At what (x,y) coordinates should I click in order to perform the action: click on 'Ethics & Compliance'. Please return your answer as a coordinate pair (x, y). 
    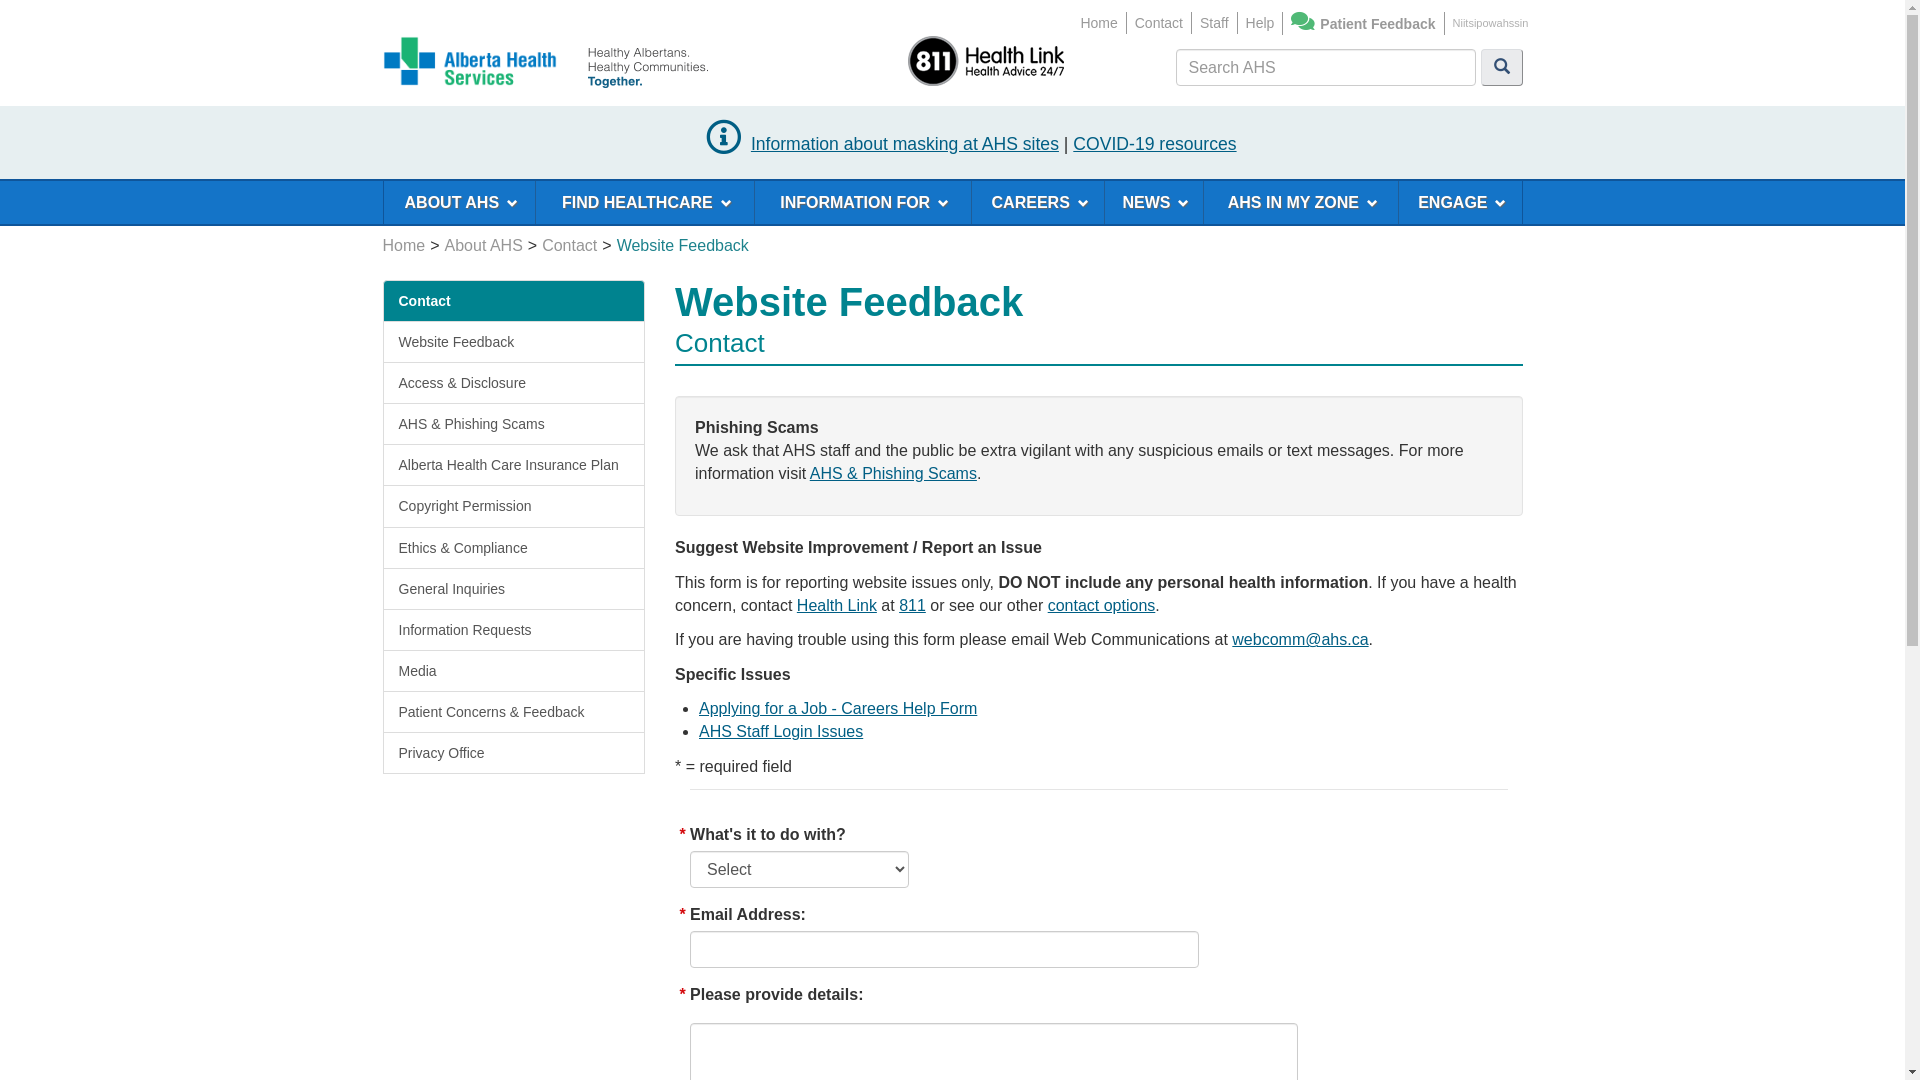
    Looking at the image, I should click on (513, 547).